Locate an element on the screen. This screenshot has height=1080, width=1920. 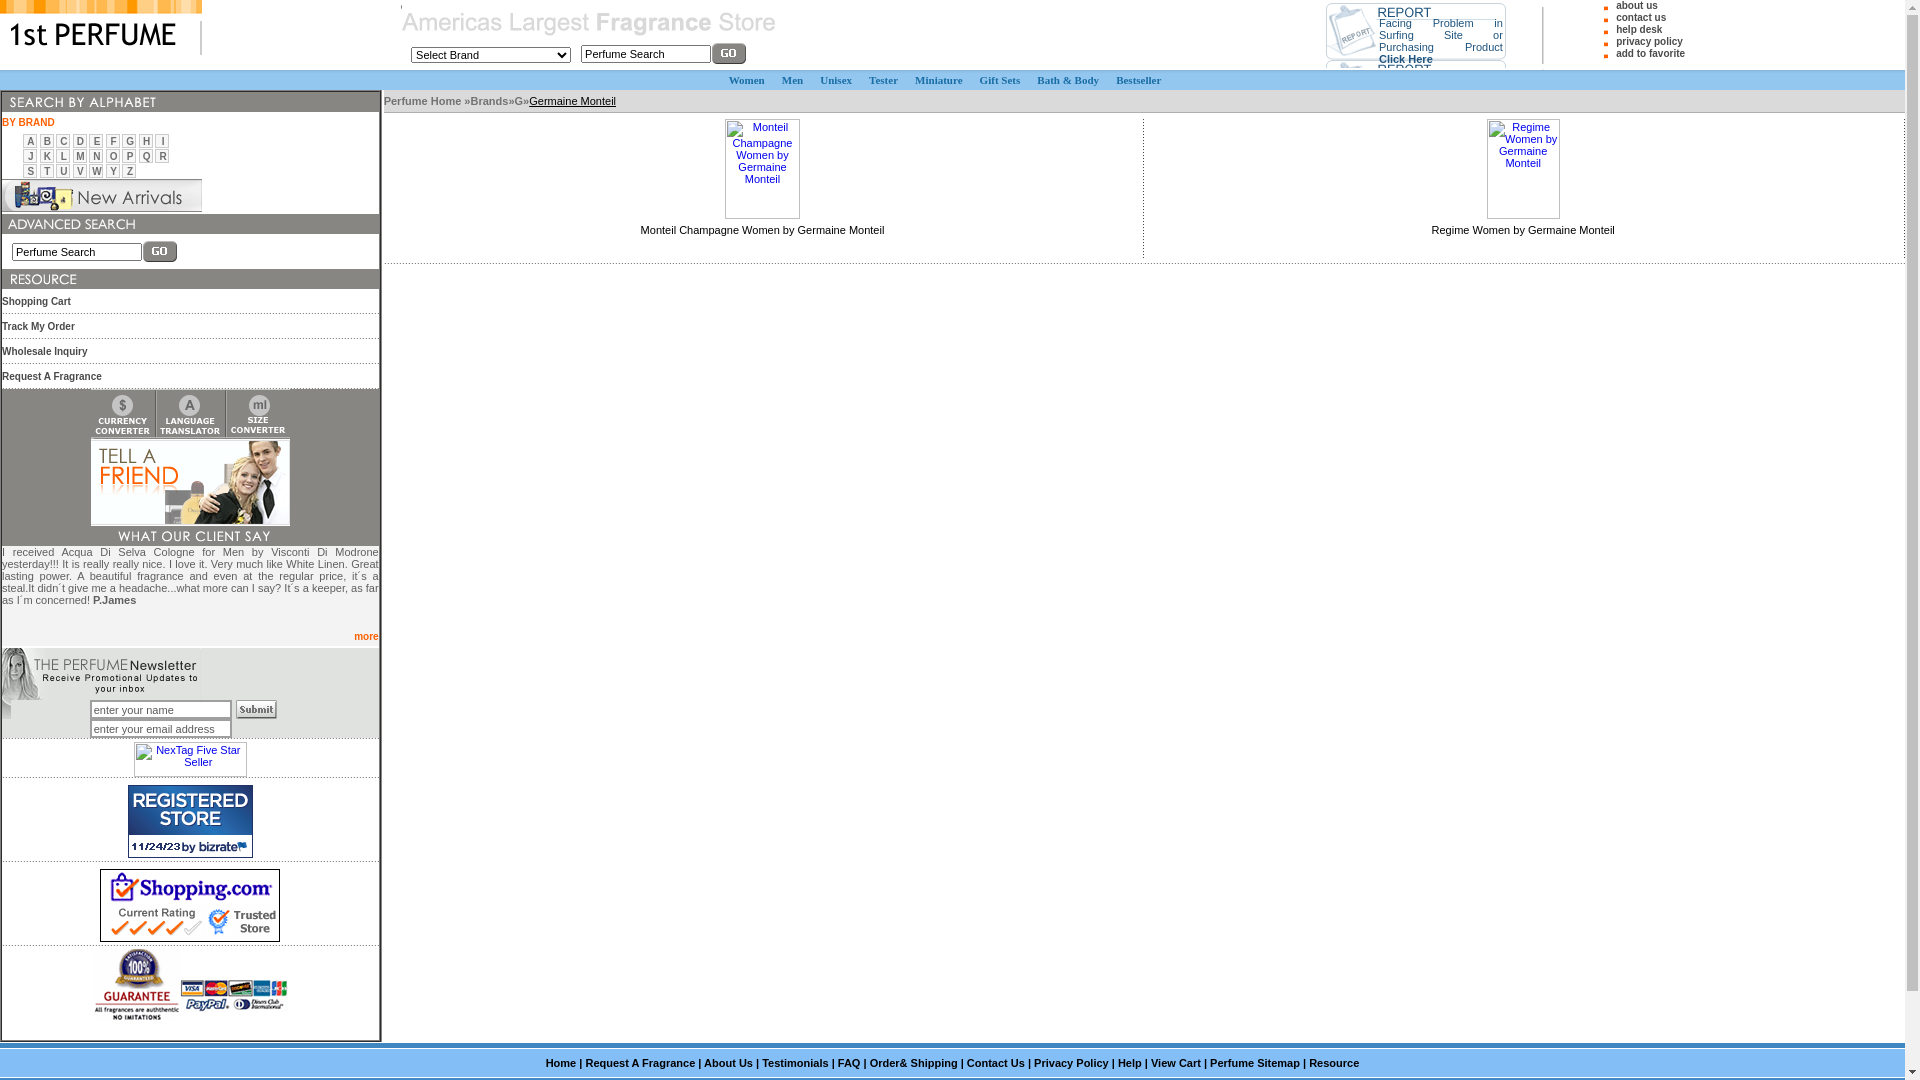
'U' is located at coordinates (63, 170).